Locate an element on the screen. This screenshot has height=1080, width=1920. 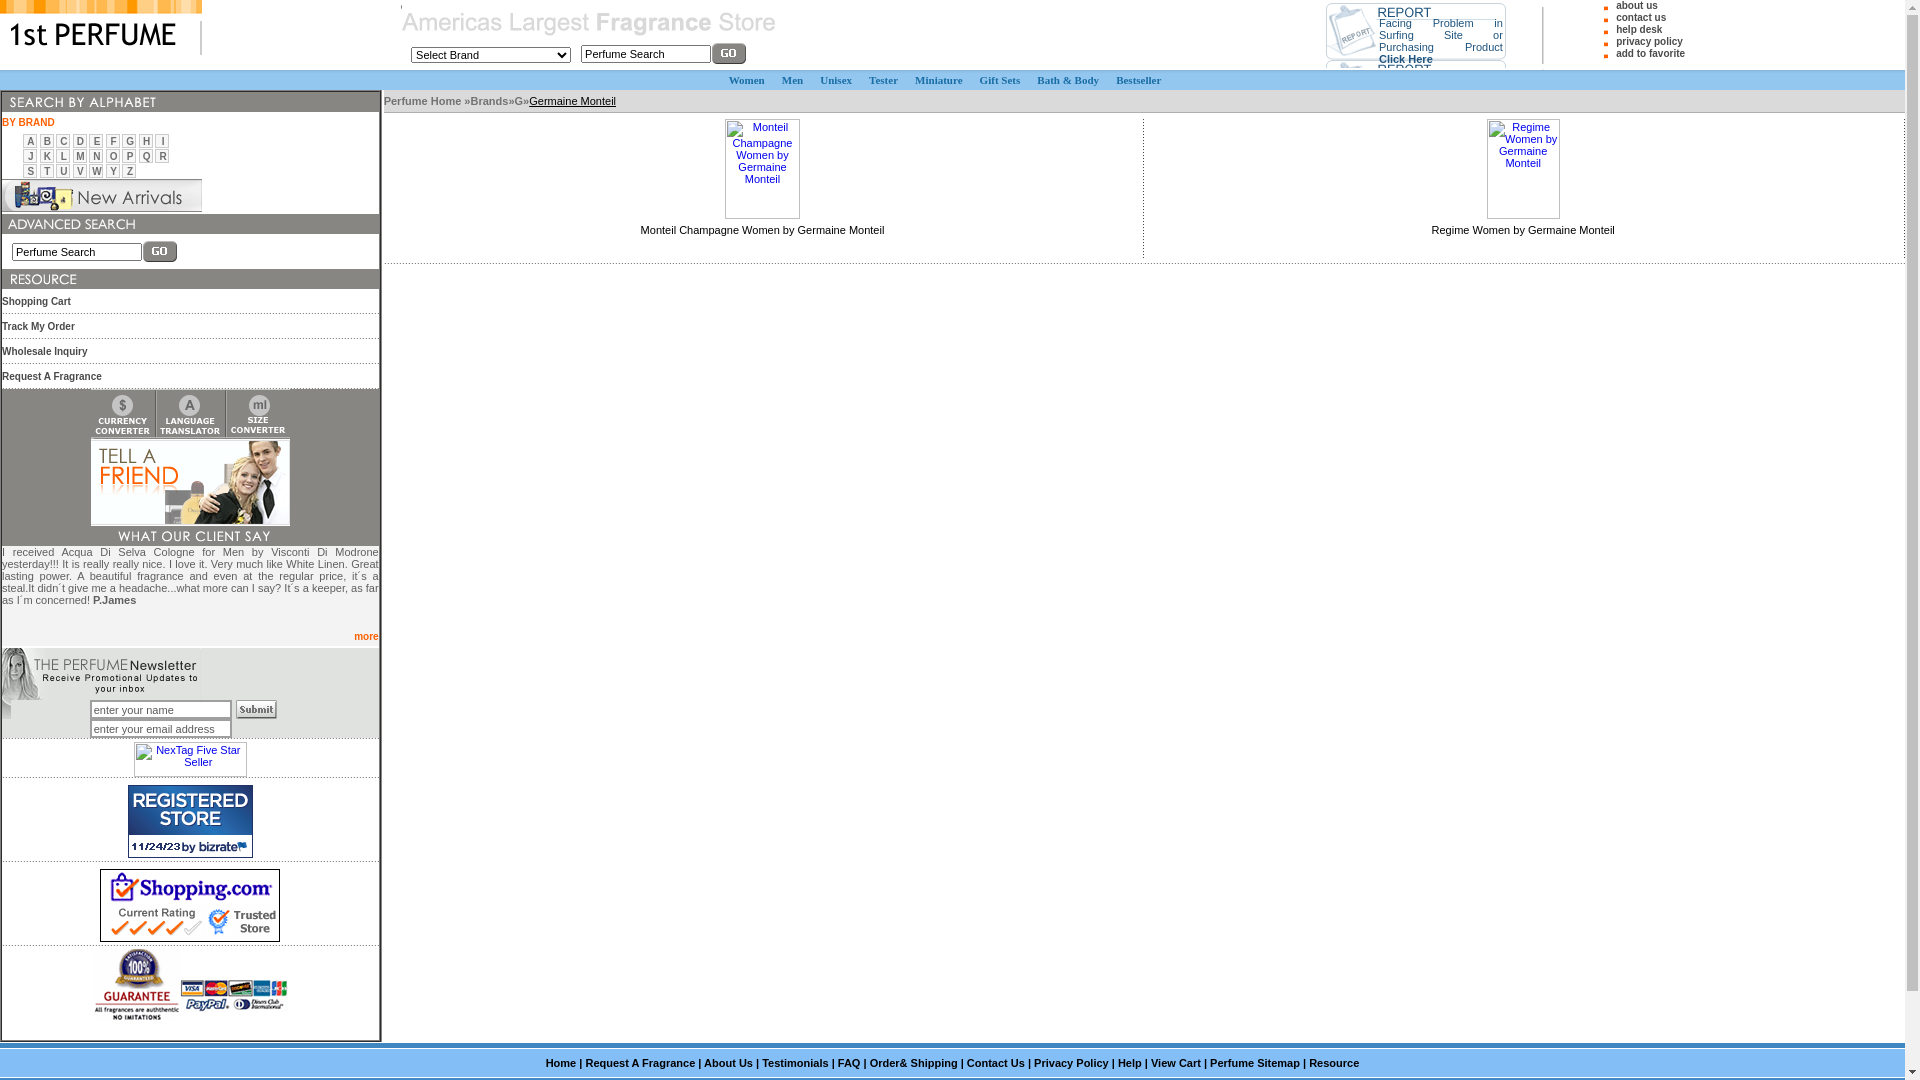
'U' is located at coordinates (63, 170).